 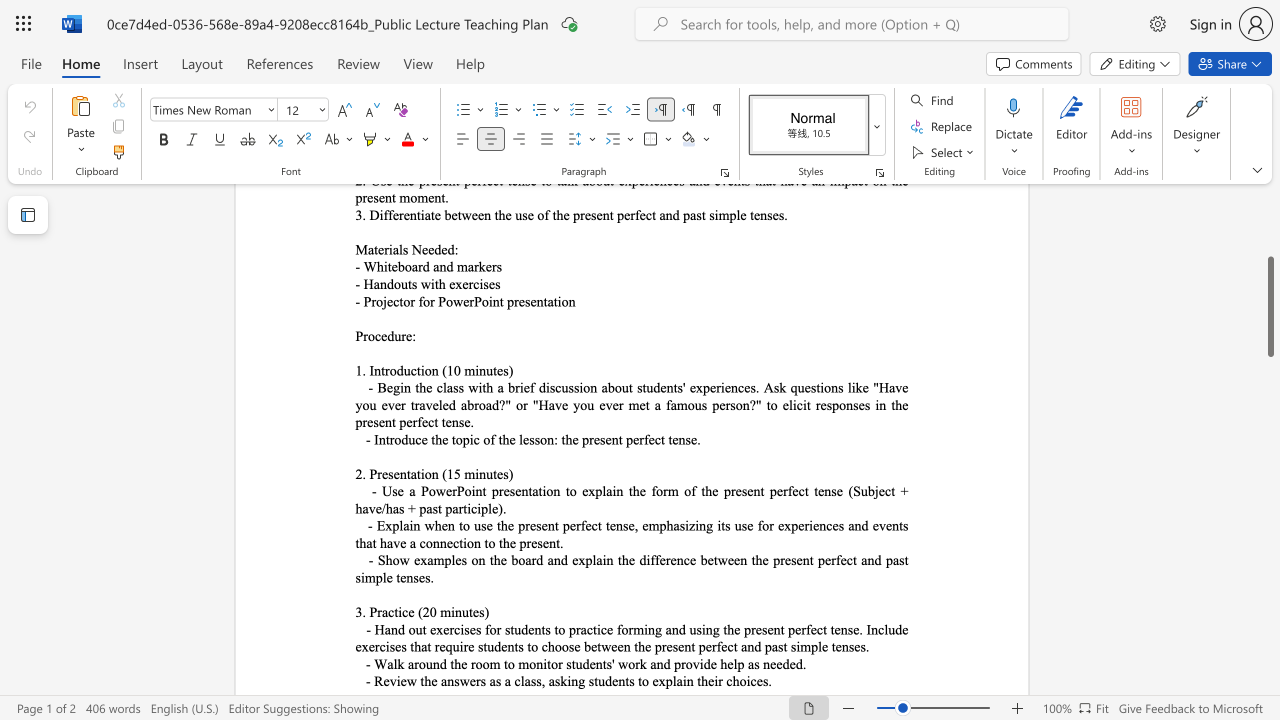 What do you see at coordinates (760, 628) in the screenshot?
I see `the subset text "sent perfect tense. Include exercises that require students to choose between the present perfect and past sim" within the text "- Hand out exercises for students to practice forming and using the present perfect tense. Include exercises that require students to choose between the present perfect and past simple tenses."` at bounding box center [760, 628].